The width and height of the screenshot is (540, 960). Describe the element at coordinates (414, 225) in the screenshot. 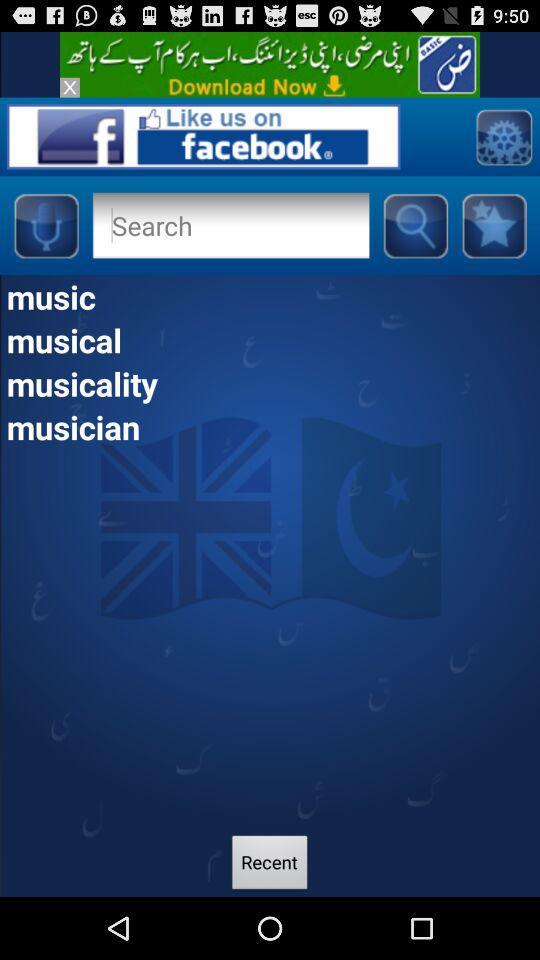

I see `execute search` at that location.